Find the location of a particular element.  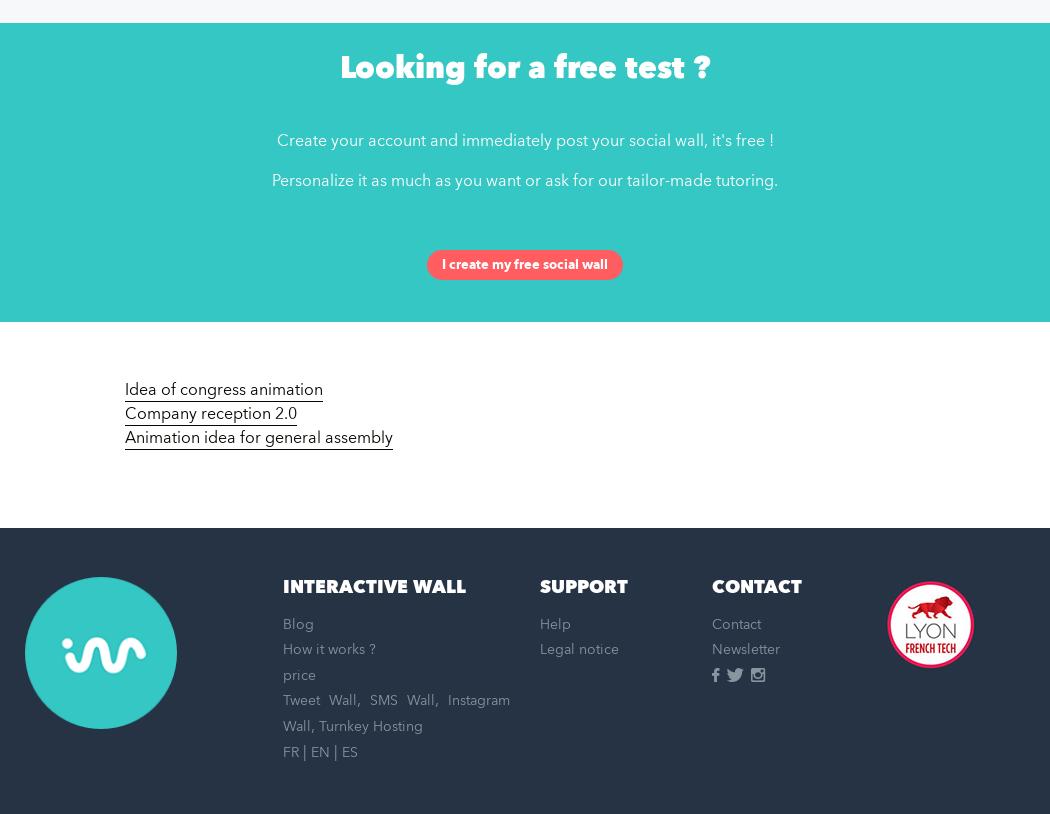

'Instagram Wall' is located at coordinates (395, 713).